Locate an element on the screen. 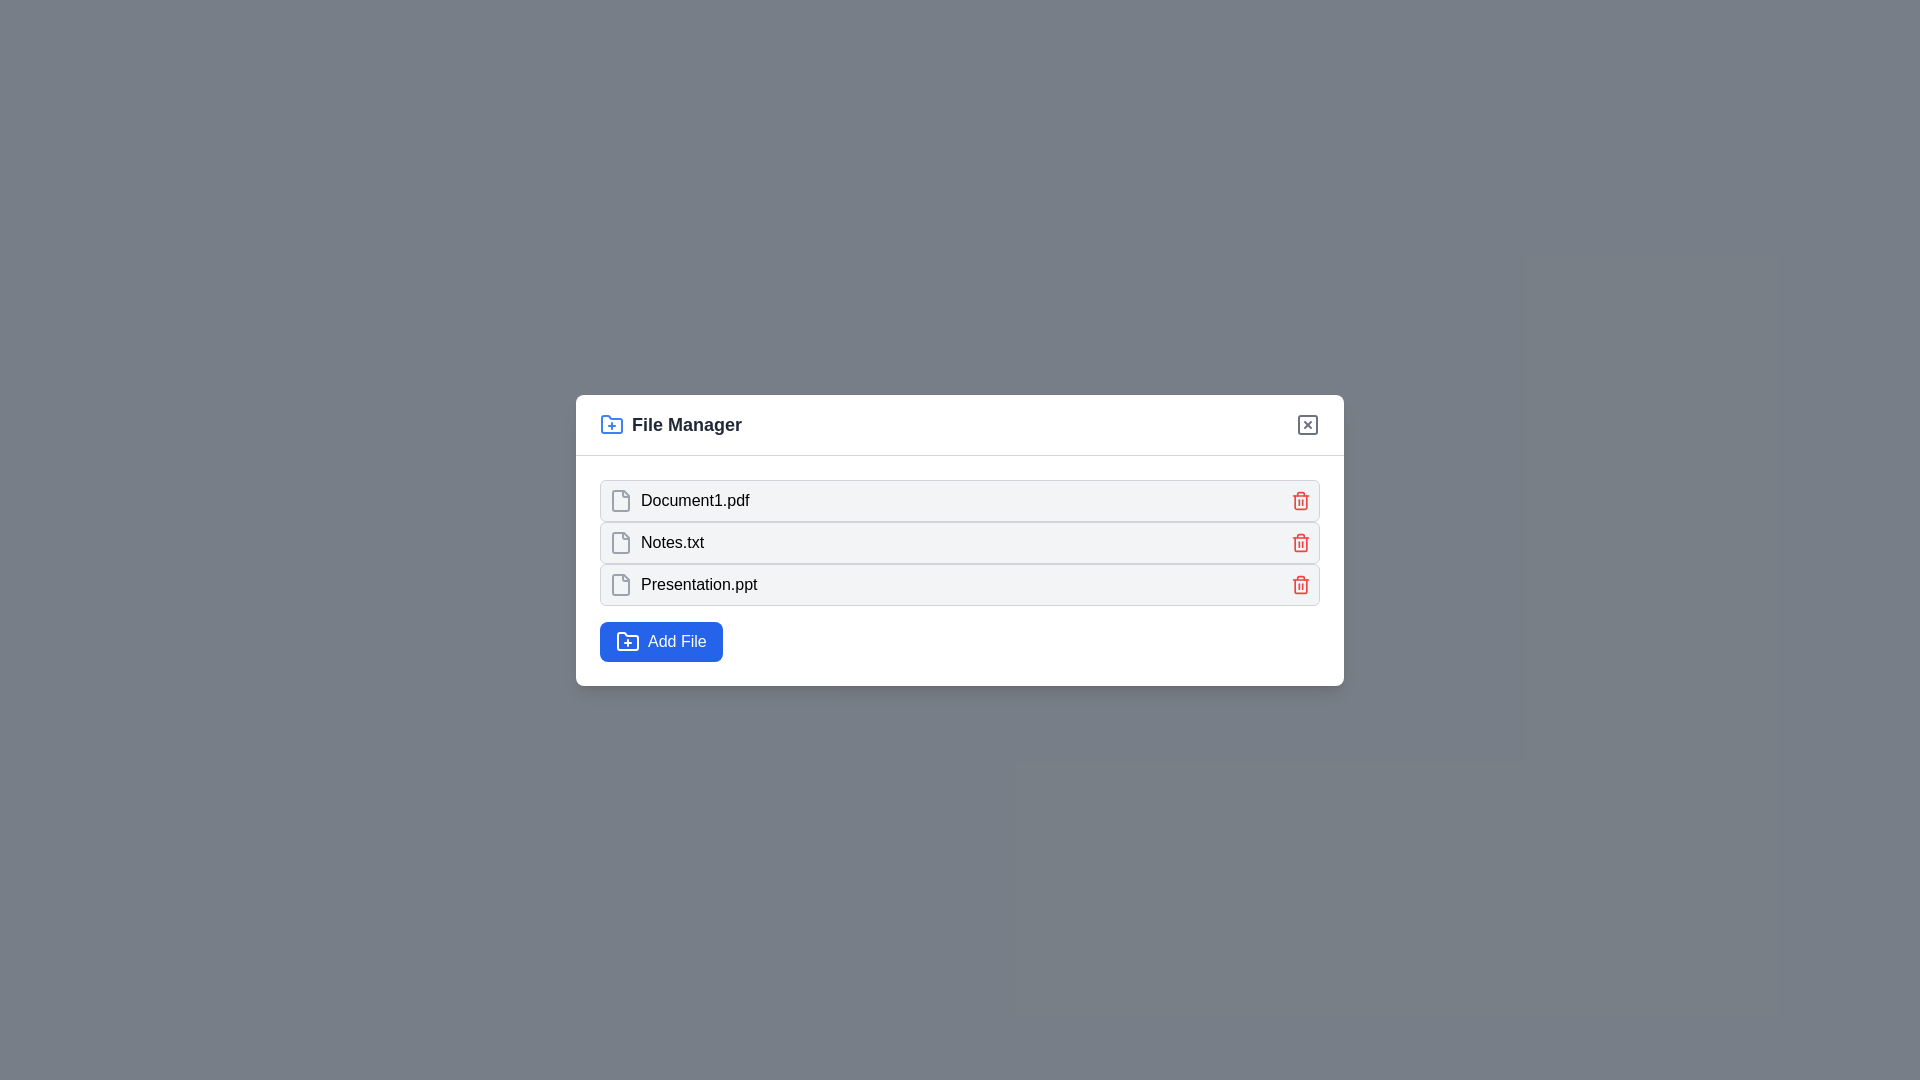 This screenshot has width=1920, height=1080. the icon representing the creation or addition of a new folder or file, located on the upper left corner of the 'File Manager' modal, to the left of the 'File Manager' text is located at coordinates (610, 423).